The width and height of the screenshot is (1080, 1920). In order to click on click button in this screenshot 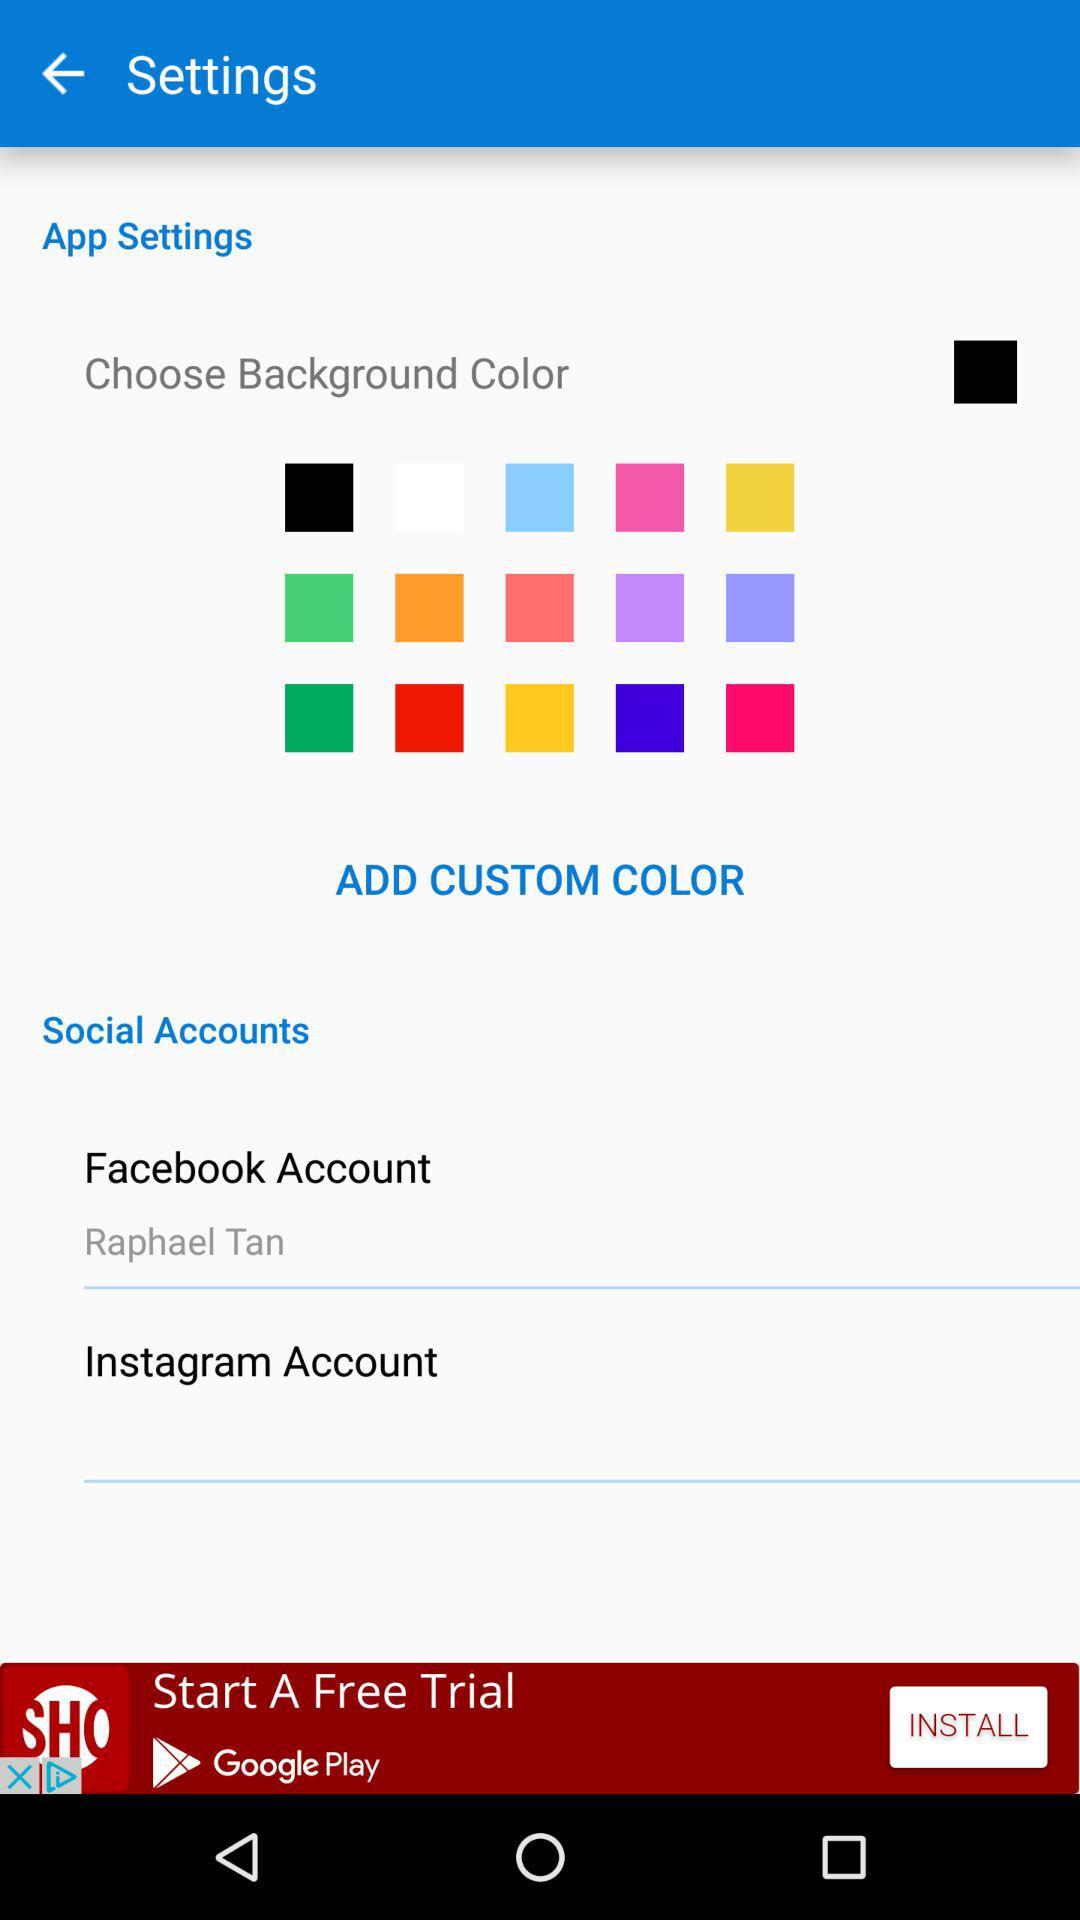, I will do `click(649, 718)`.